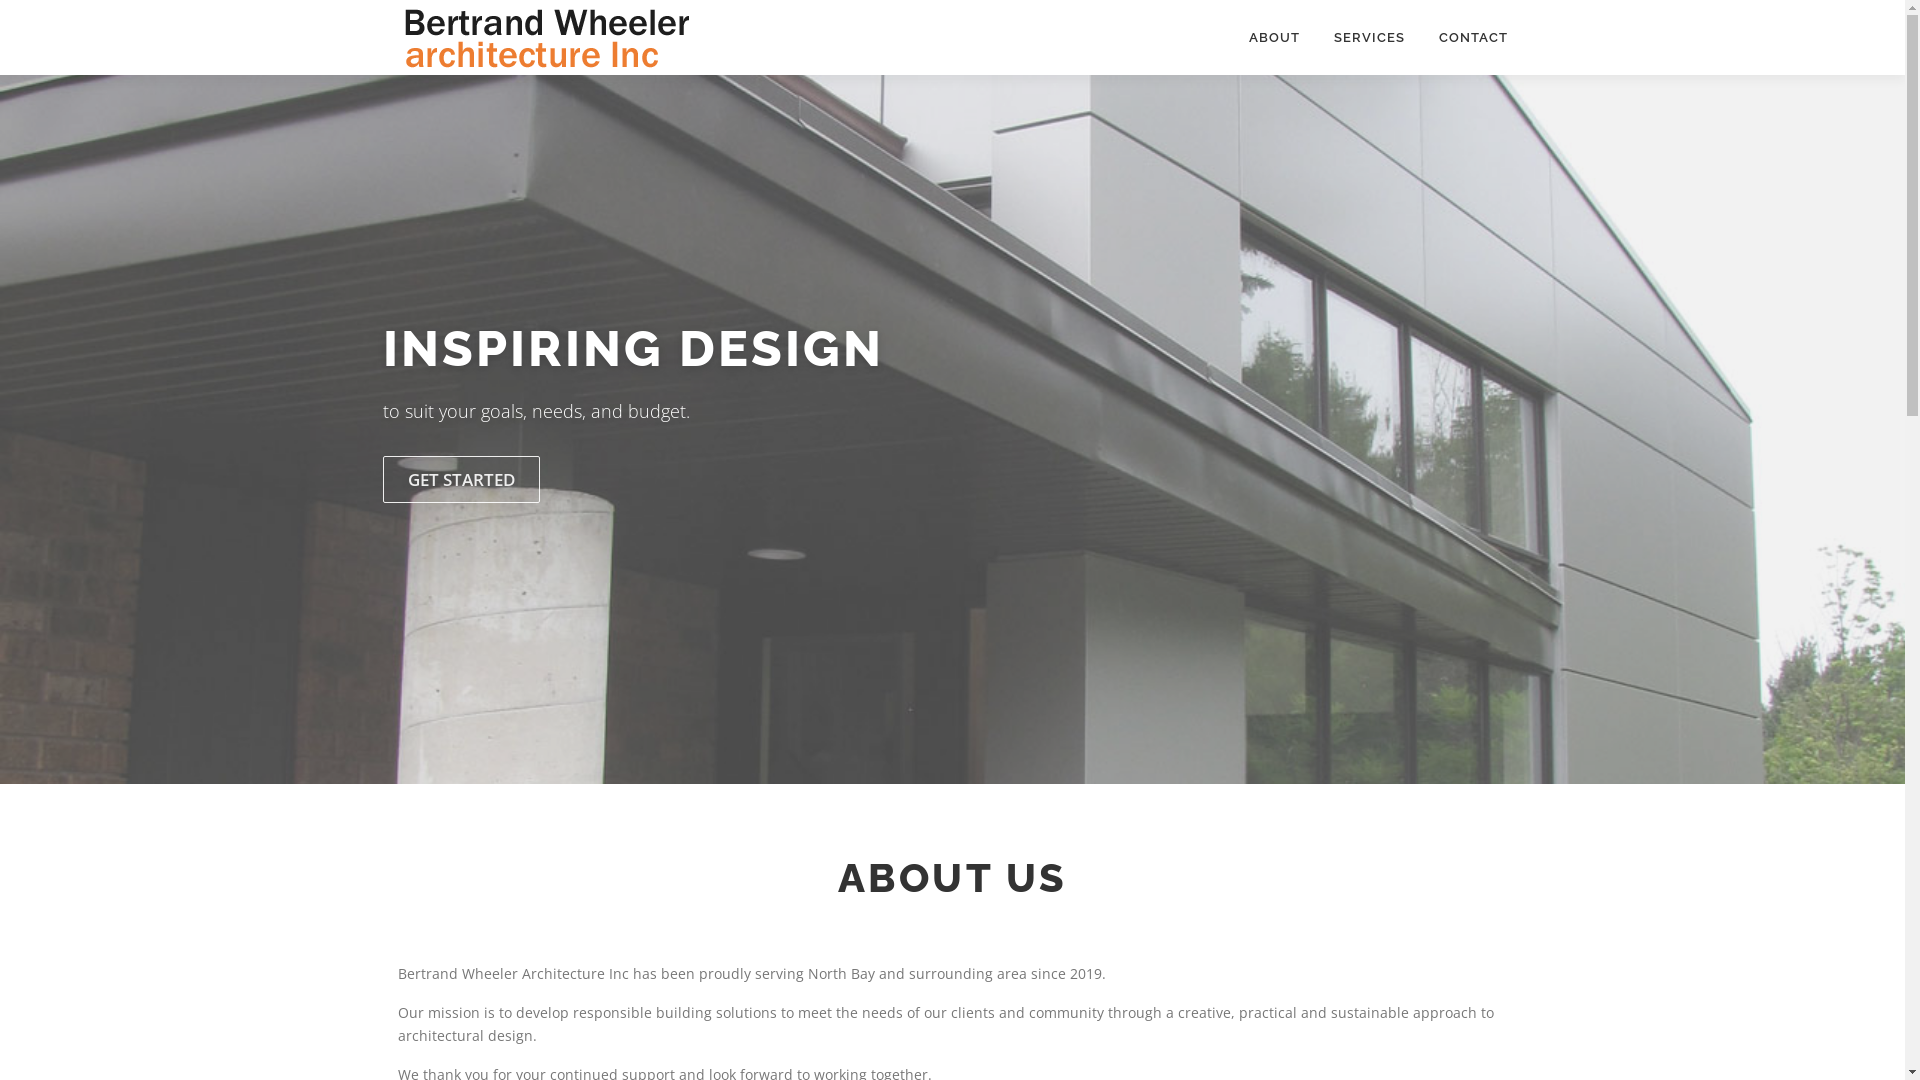 The image size is (1920, 1080). What do you see at coordinates (1464, 37) in the screenshot?
I see `'CONTACT'` at bounding box center [1464, 37].